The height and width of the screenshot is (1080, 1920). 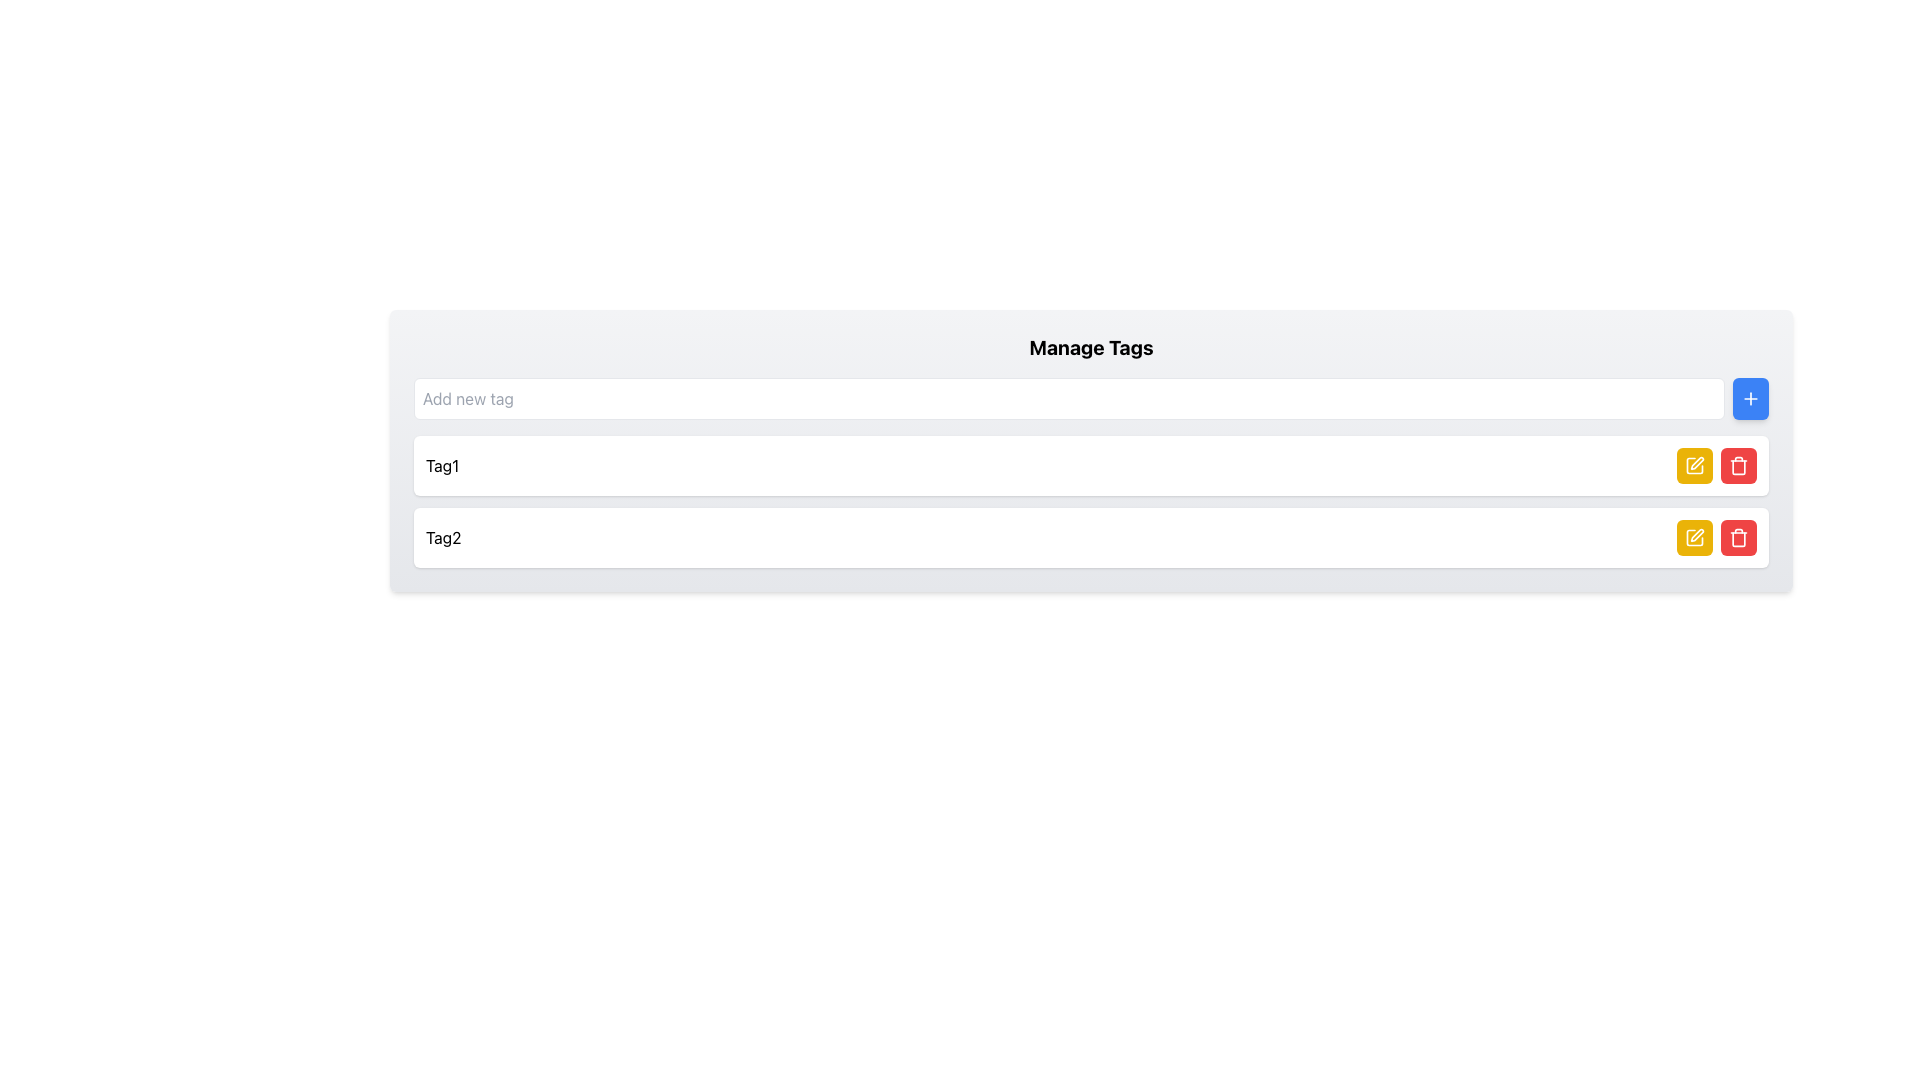 What do you see at coordinates (1090, 346) in the screenshot?
I see `the text label that serves as the section title for managing tags, which is positioned at the top of a light gray box with rounded corners` at bounding box center [1090, 346].